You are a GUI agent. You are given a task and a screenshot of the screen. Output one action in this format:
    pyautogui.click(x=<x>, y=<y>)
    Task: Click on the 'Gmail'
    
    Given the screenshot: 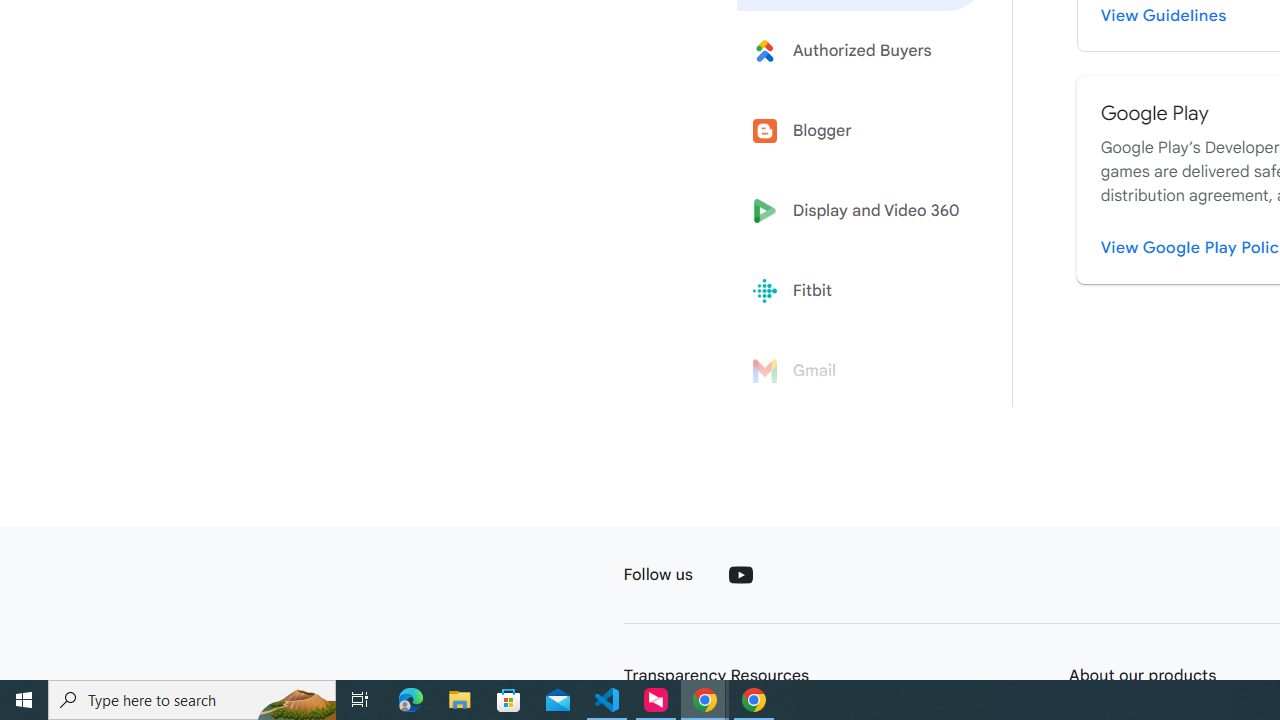 What is the action you would take?
    pyautogui.click(x=862, y=371)
    